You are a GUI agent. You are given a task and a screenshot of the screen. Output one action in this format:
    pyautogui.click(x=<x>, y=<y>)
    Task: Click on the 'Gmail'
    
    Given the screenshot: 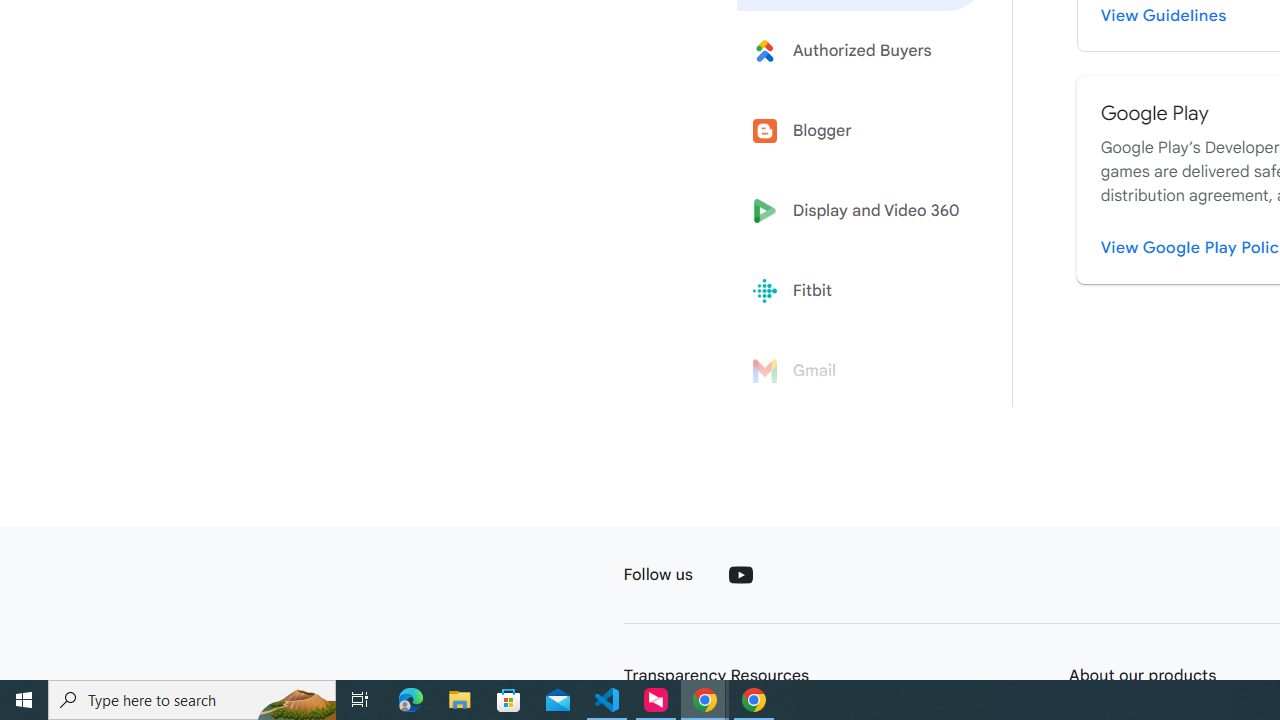 What is the action you would take?
    pyautogui.click(x=862, y=371)
    